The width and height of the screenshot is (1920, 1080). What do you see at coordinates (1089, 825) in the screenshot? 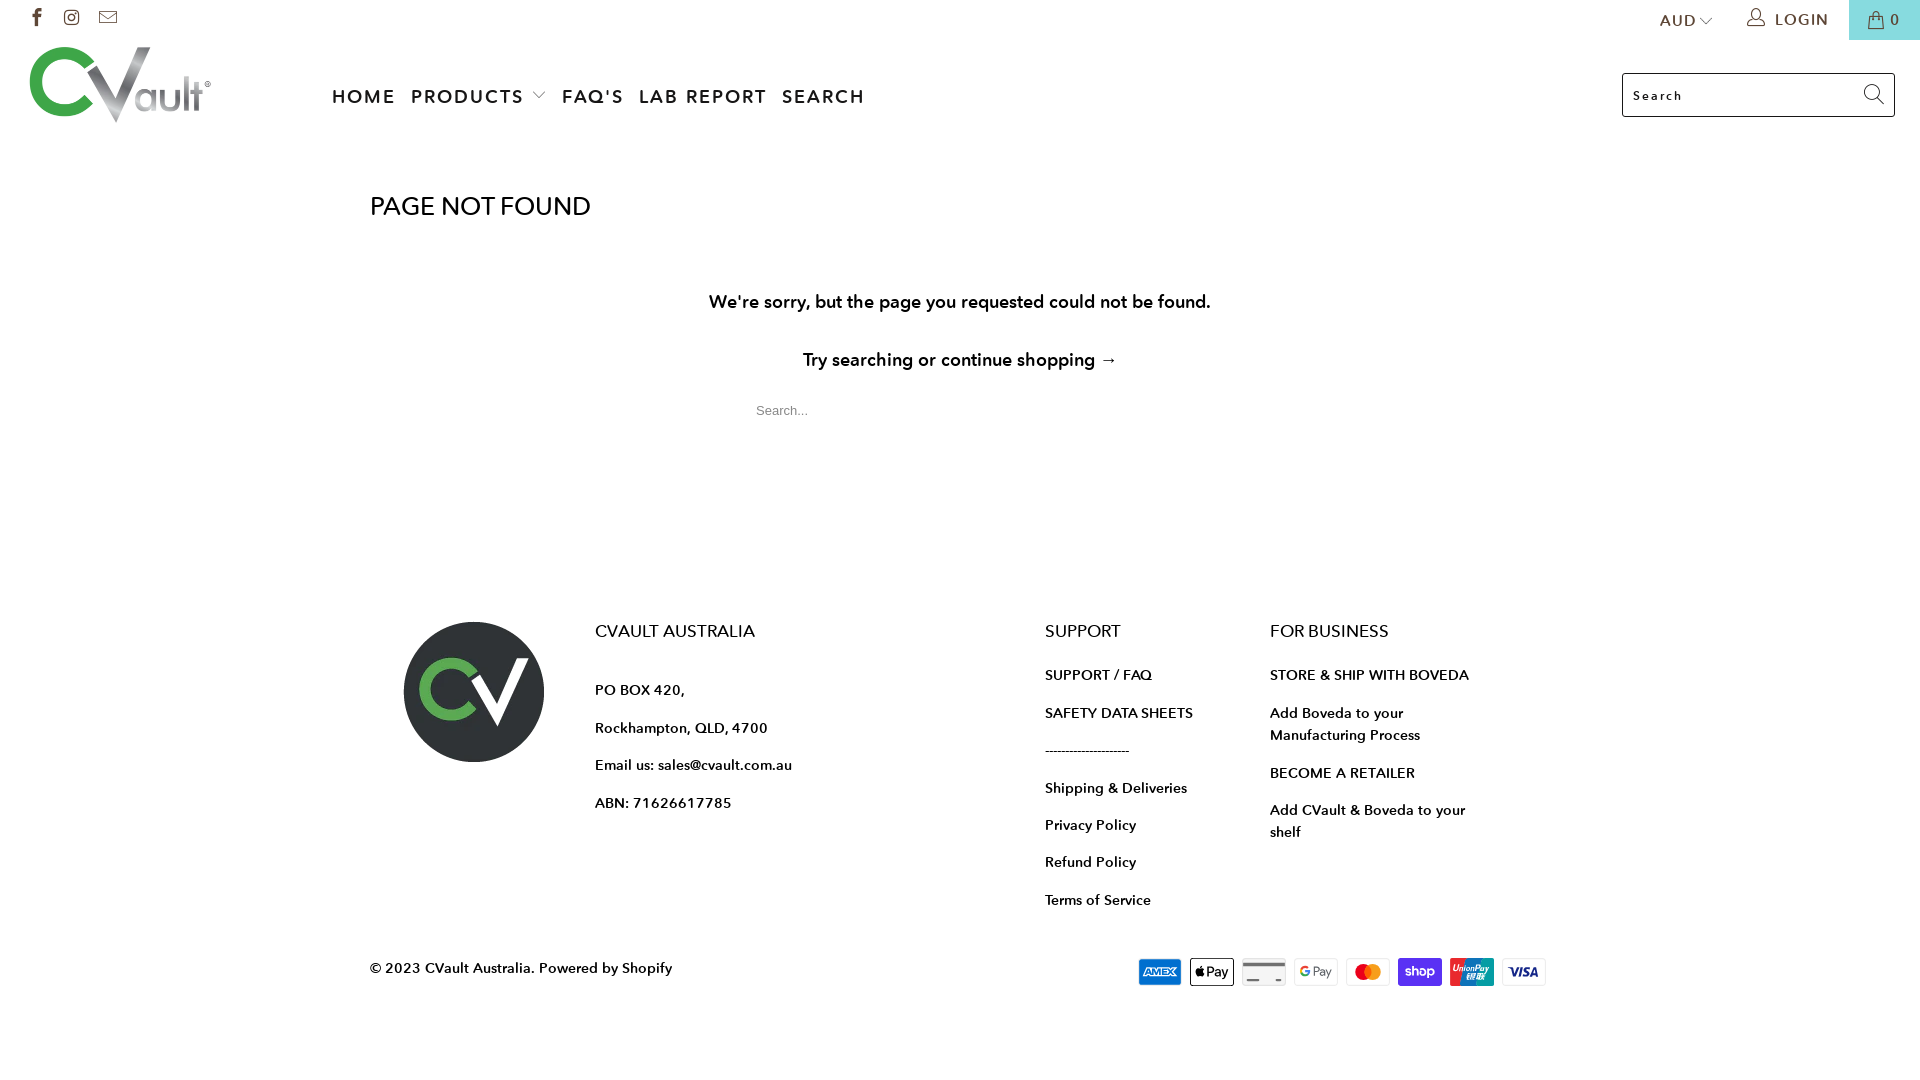
I see `'Privacy Policy'` at bounding box center [1089, 825].